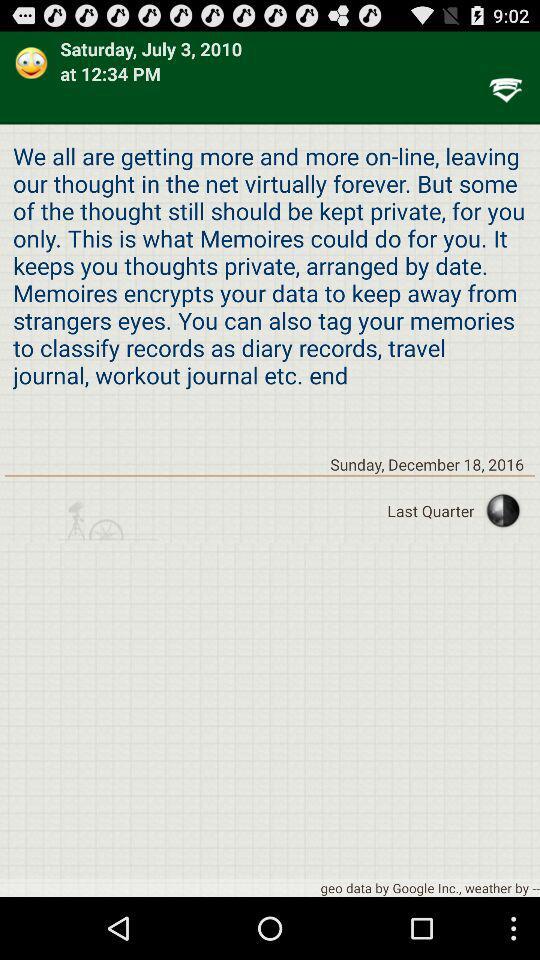  Describe the element at coordinates (504, 96) in the screenshot. I see `the filter_list icon` at that location.